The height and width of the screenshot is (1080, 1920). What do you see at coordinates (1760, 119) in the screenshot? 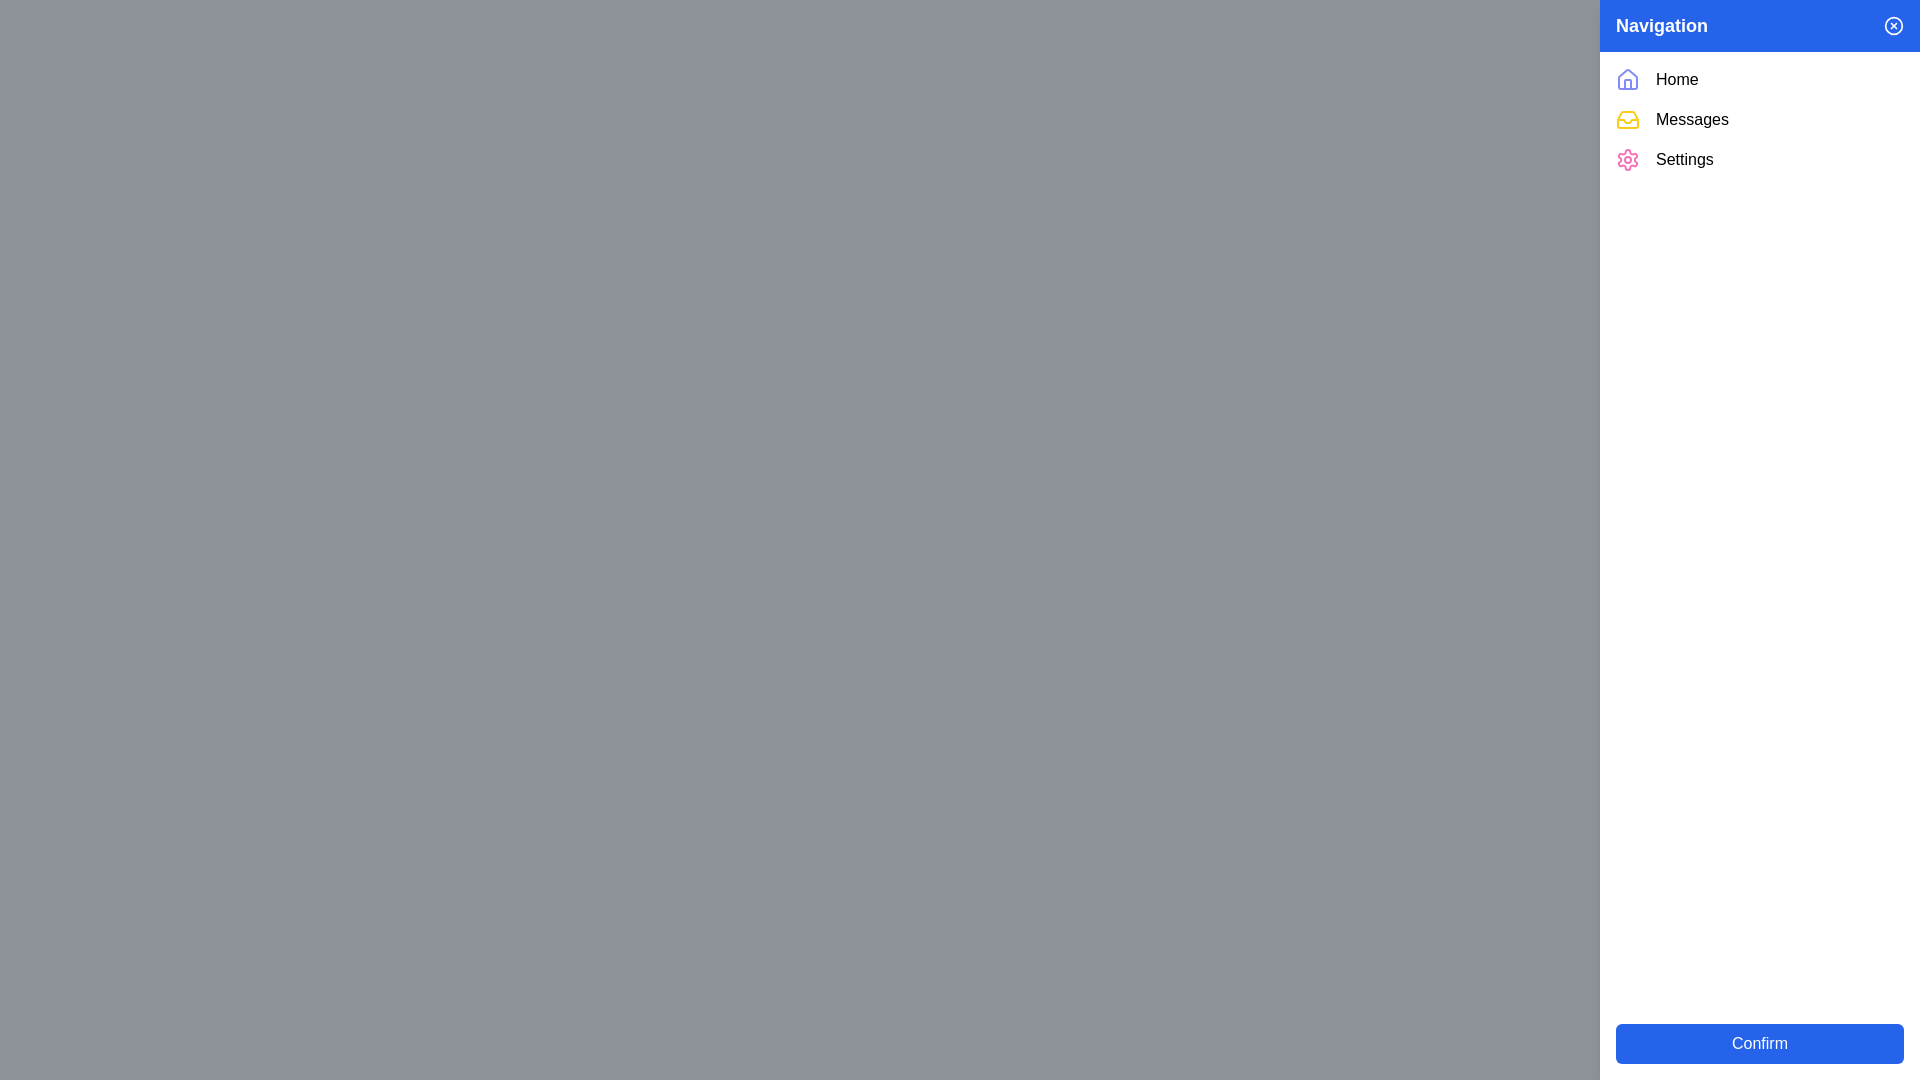
I see `the 'Messages' navigation item located in the vertical menu, positioned below 'Home' and above 'Settings'` at bounding box center [1760, 119].